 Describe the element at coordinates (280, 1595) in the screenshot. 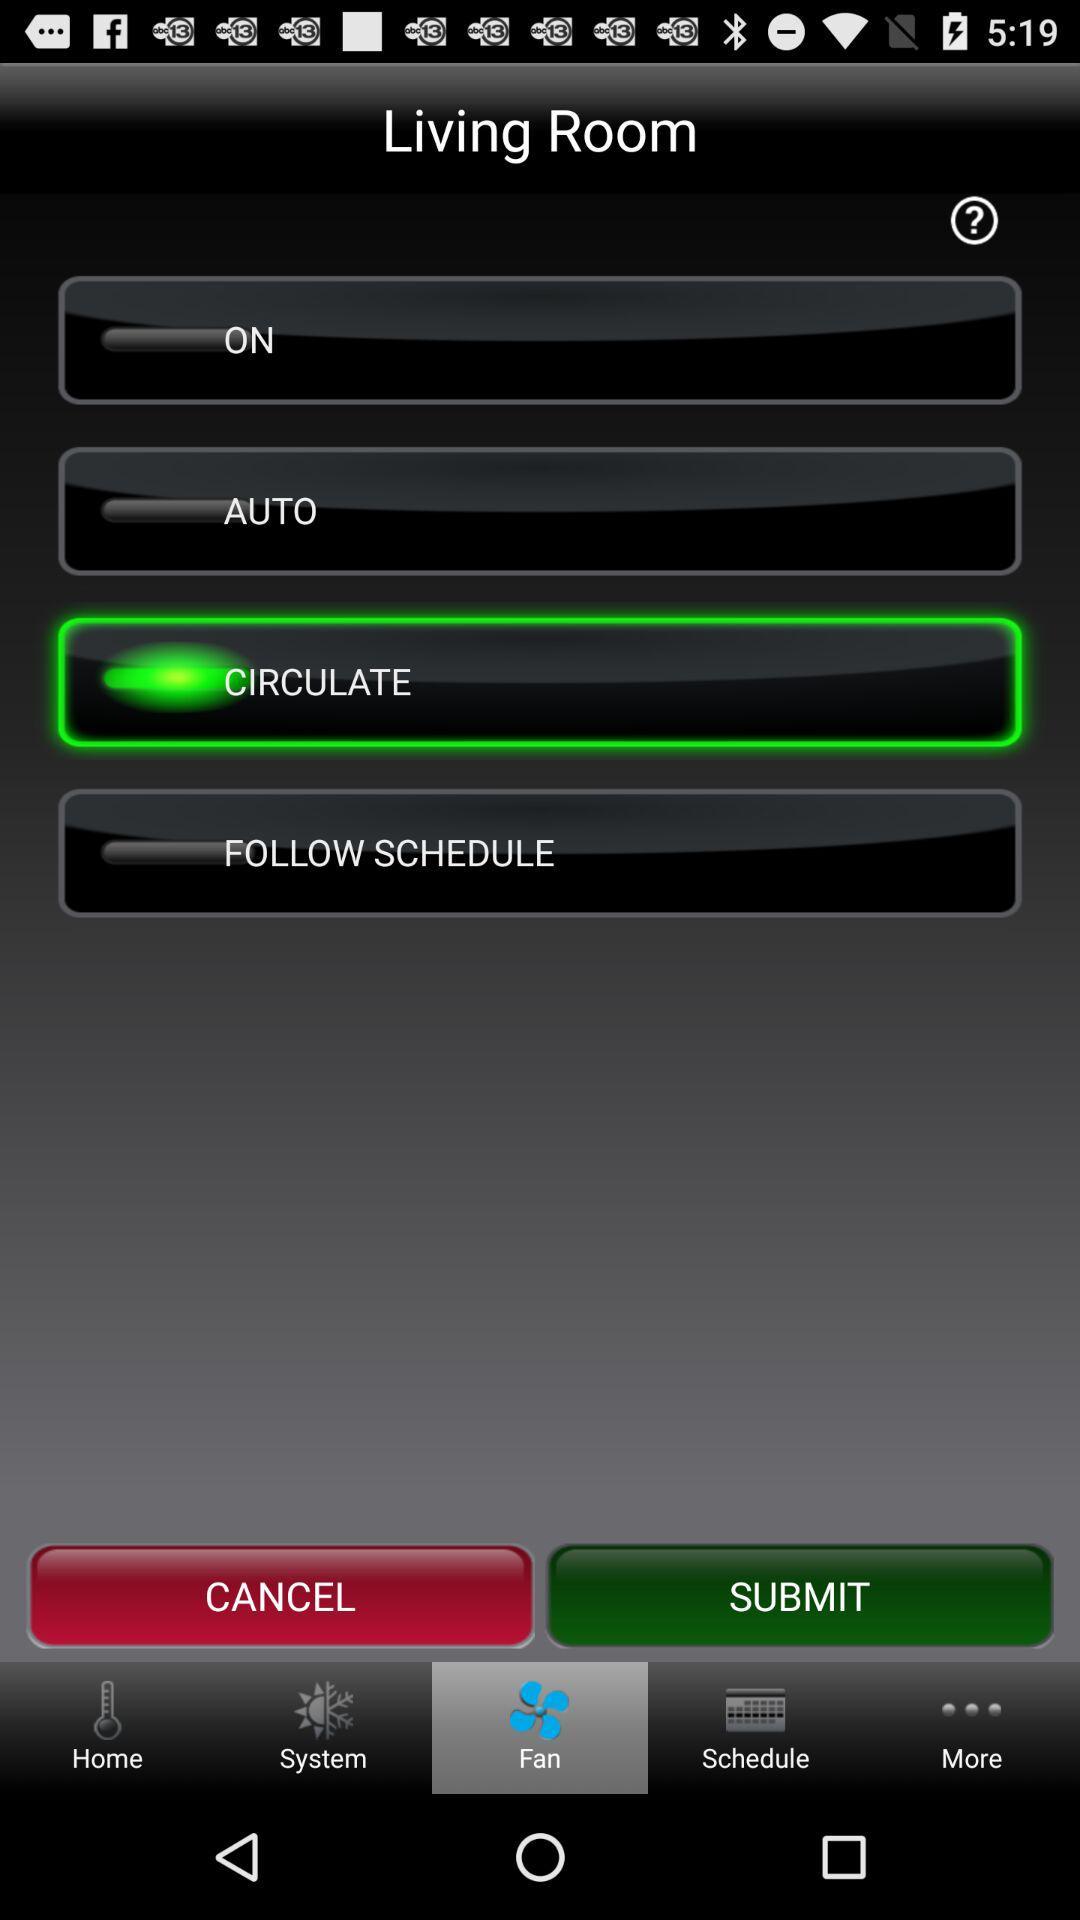

I see `the button next to the submit button` at that location.